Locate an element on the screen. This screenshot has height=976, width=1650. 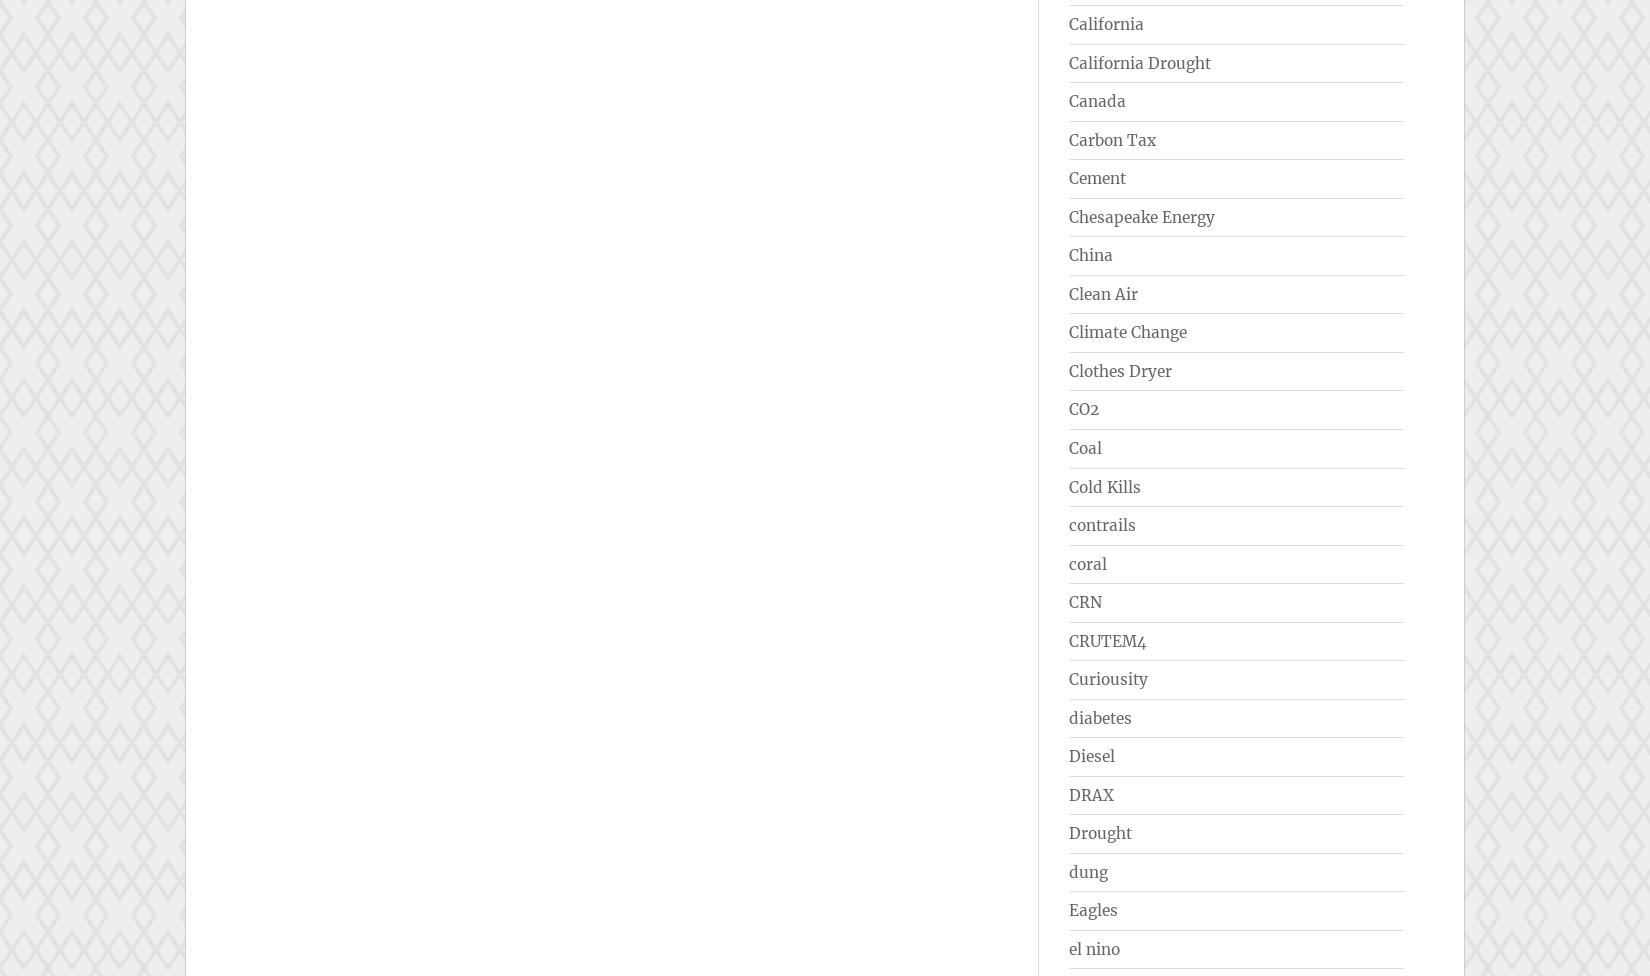
'diabetes' is located at coordinates (1100, 716).